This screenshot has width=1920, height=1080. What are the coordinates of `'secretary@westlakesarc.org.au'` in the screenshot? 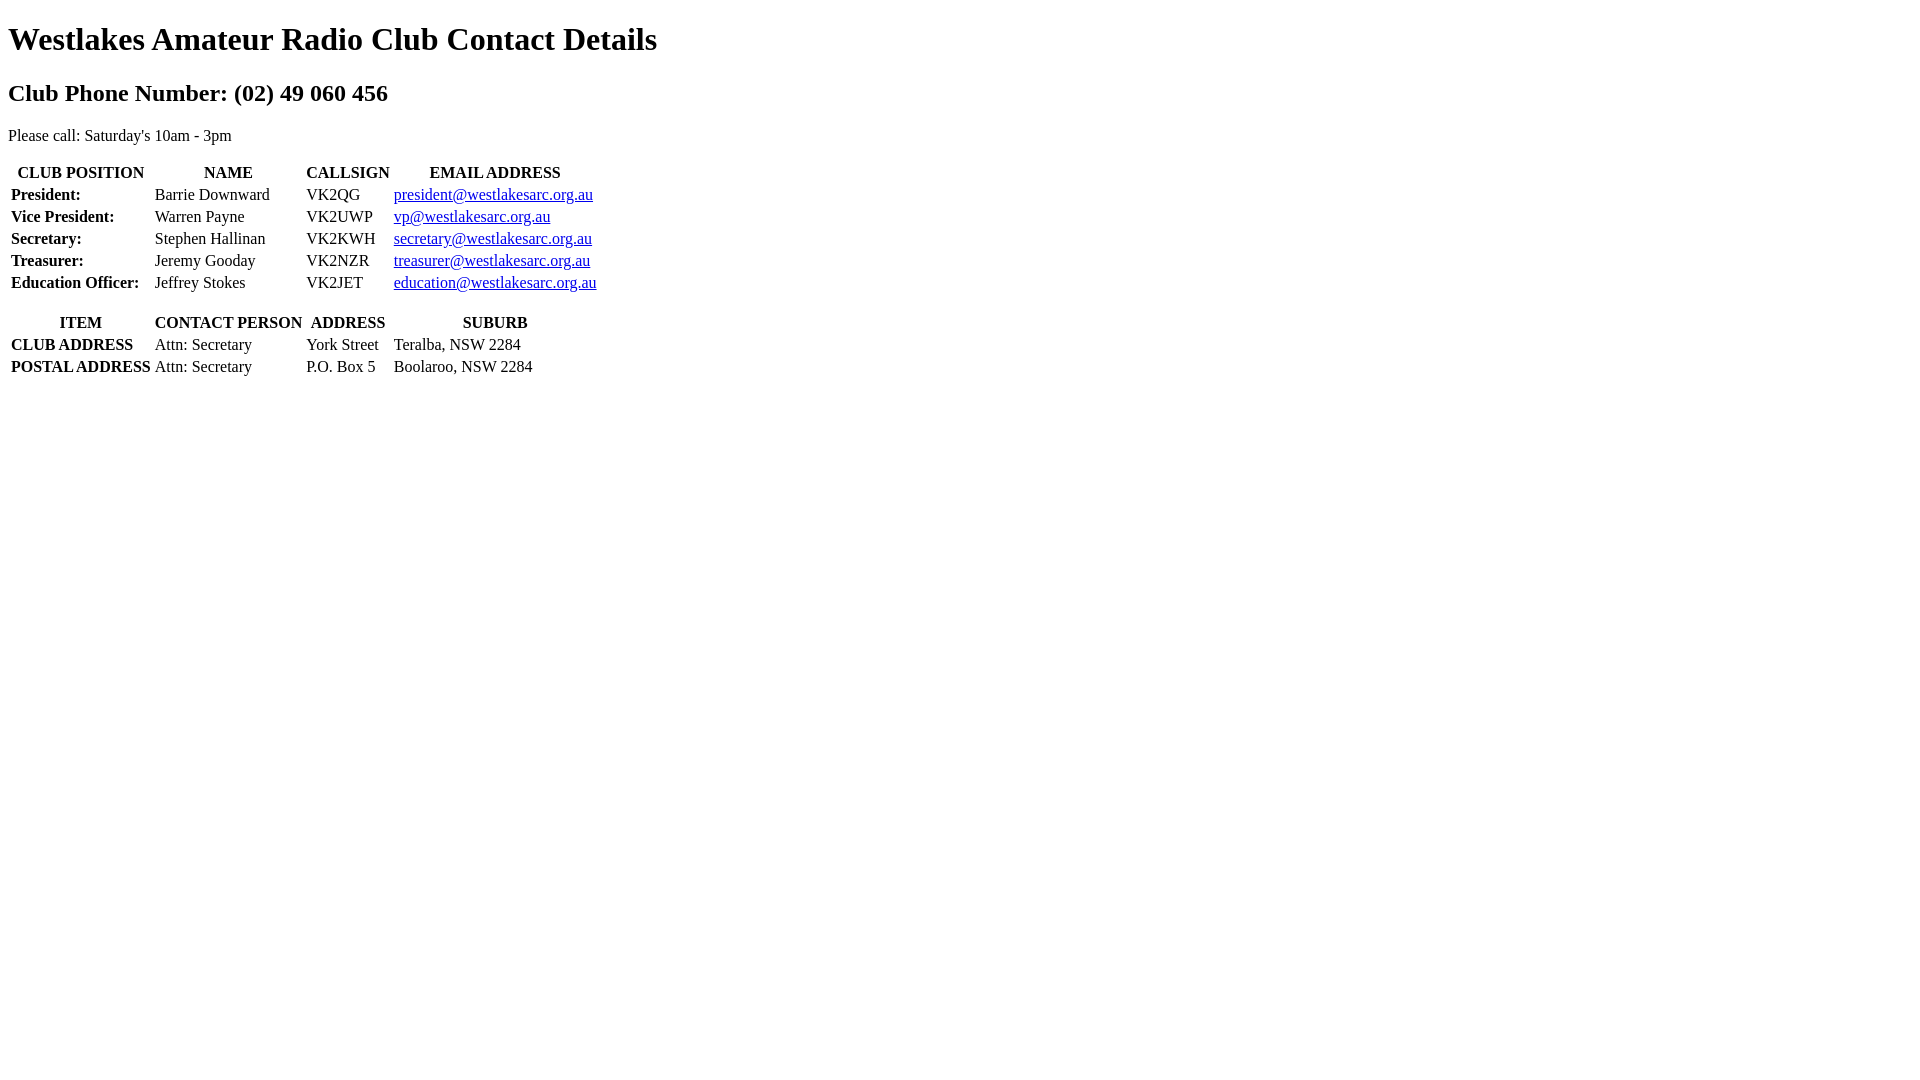 It's located at (493, 237).